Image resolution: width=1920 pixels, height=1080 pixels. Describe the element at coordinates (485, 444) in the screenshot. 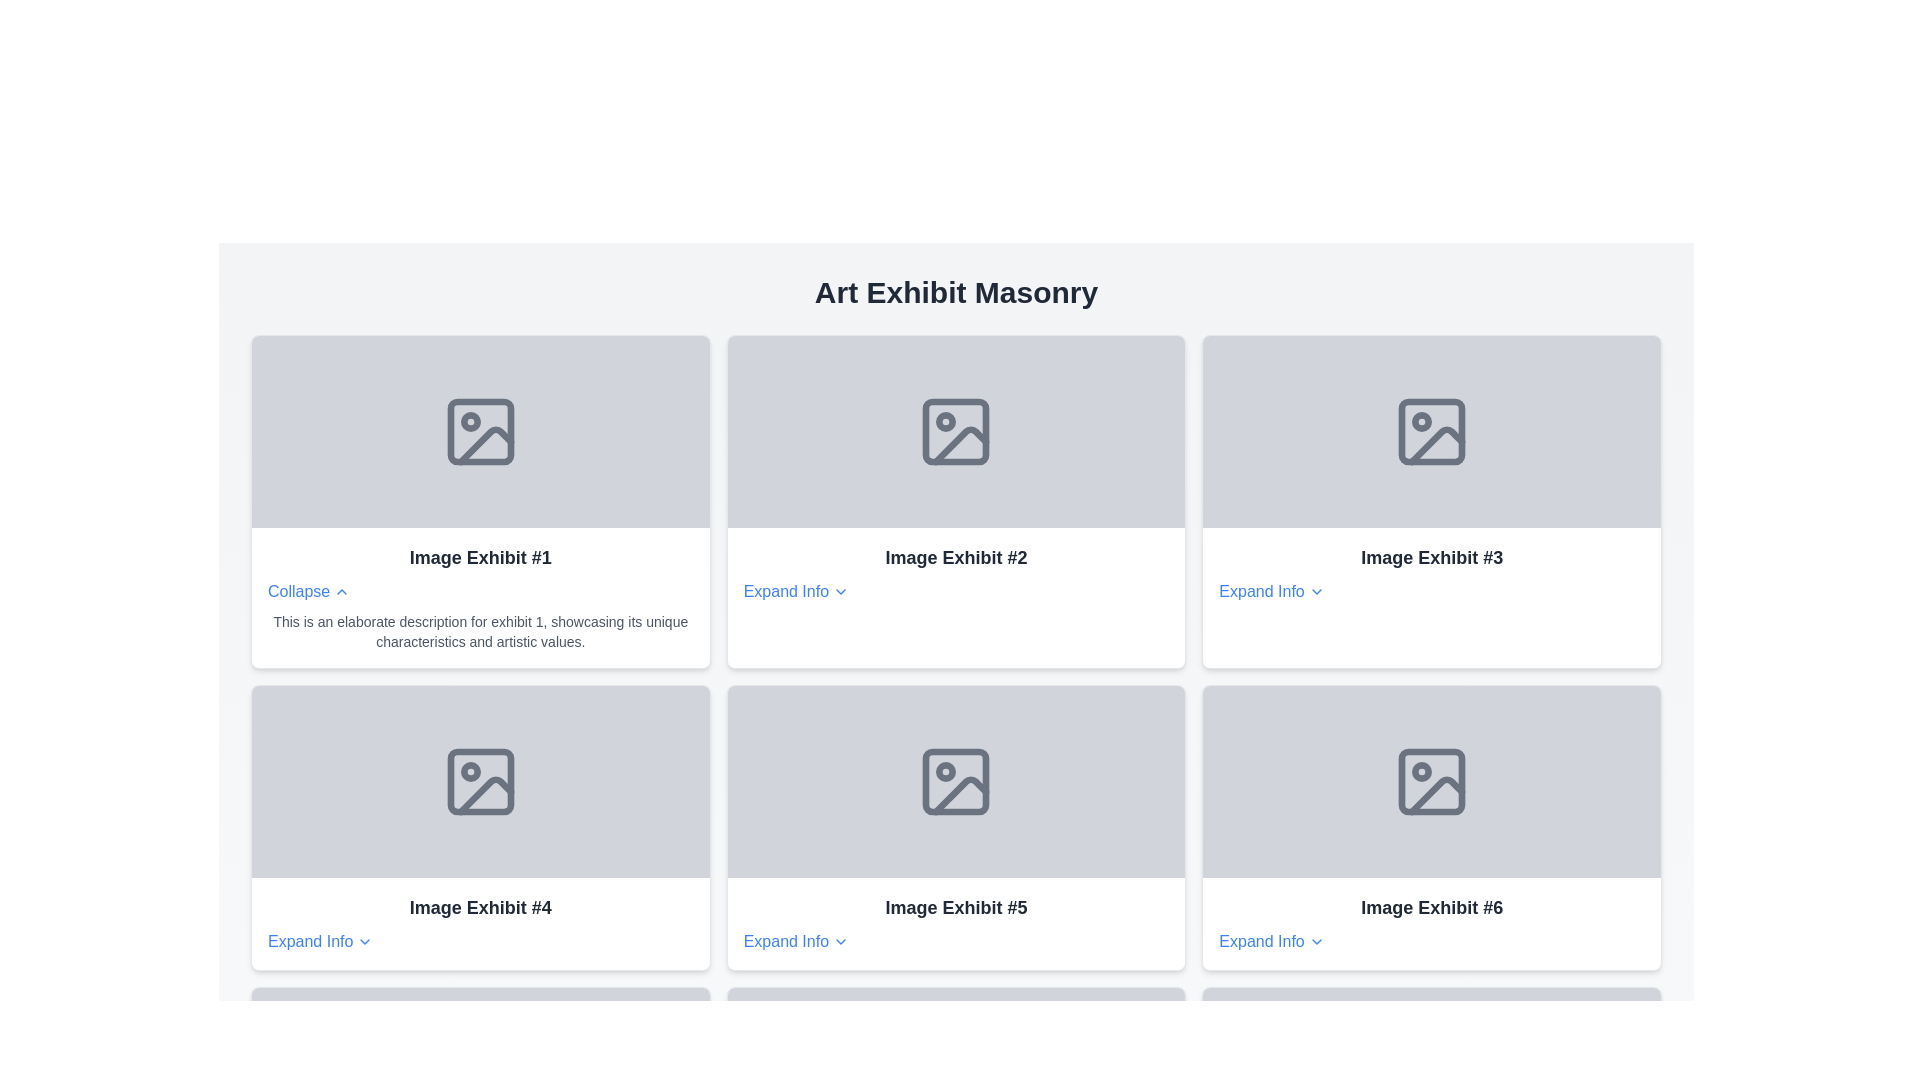

I see `the landscape icon located in the top row, first column of the 'Image Exhibit #1' grid, identified by the diagonal line in the bottom right quadrant of the square frame` at that location.